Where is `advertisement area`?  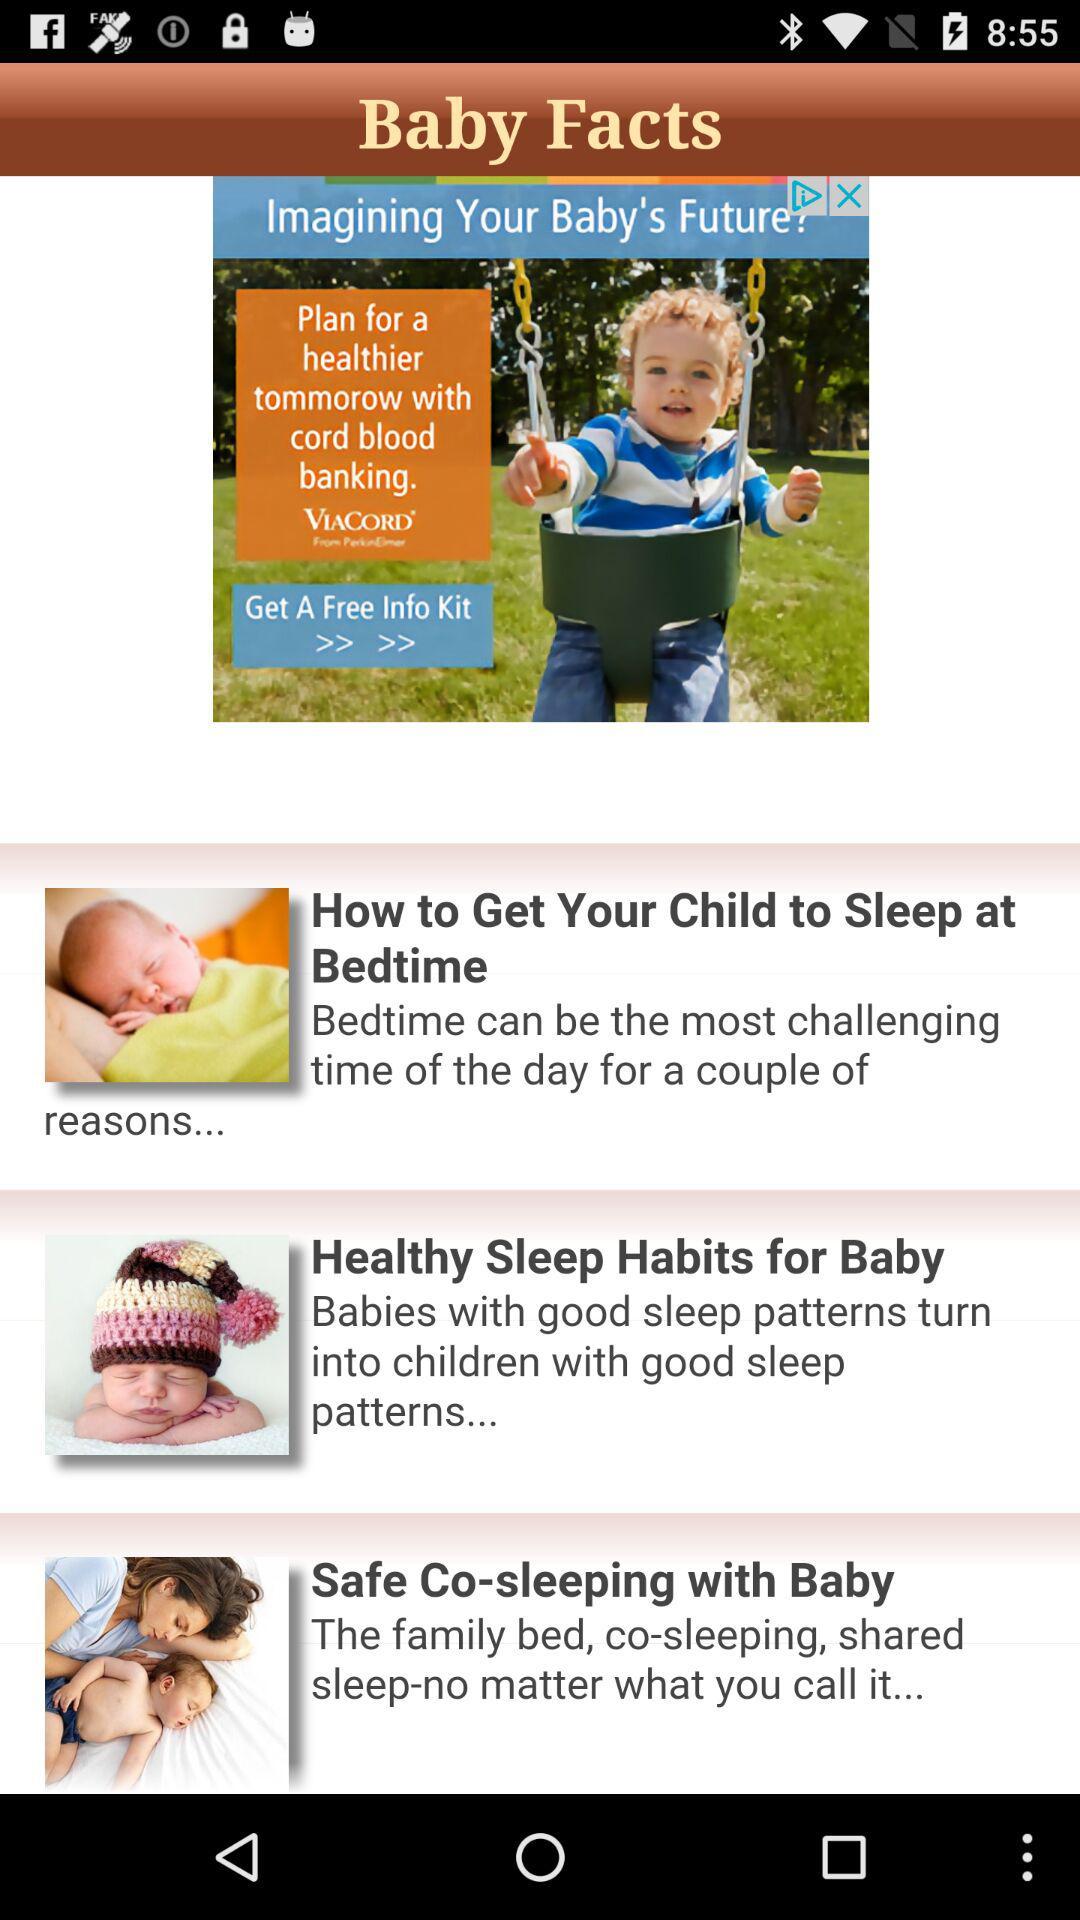
advertisement area is located at coordinates (540, 985).